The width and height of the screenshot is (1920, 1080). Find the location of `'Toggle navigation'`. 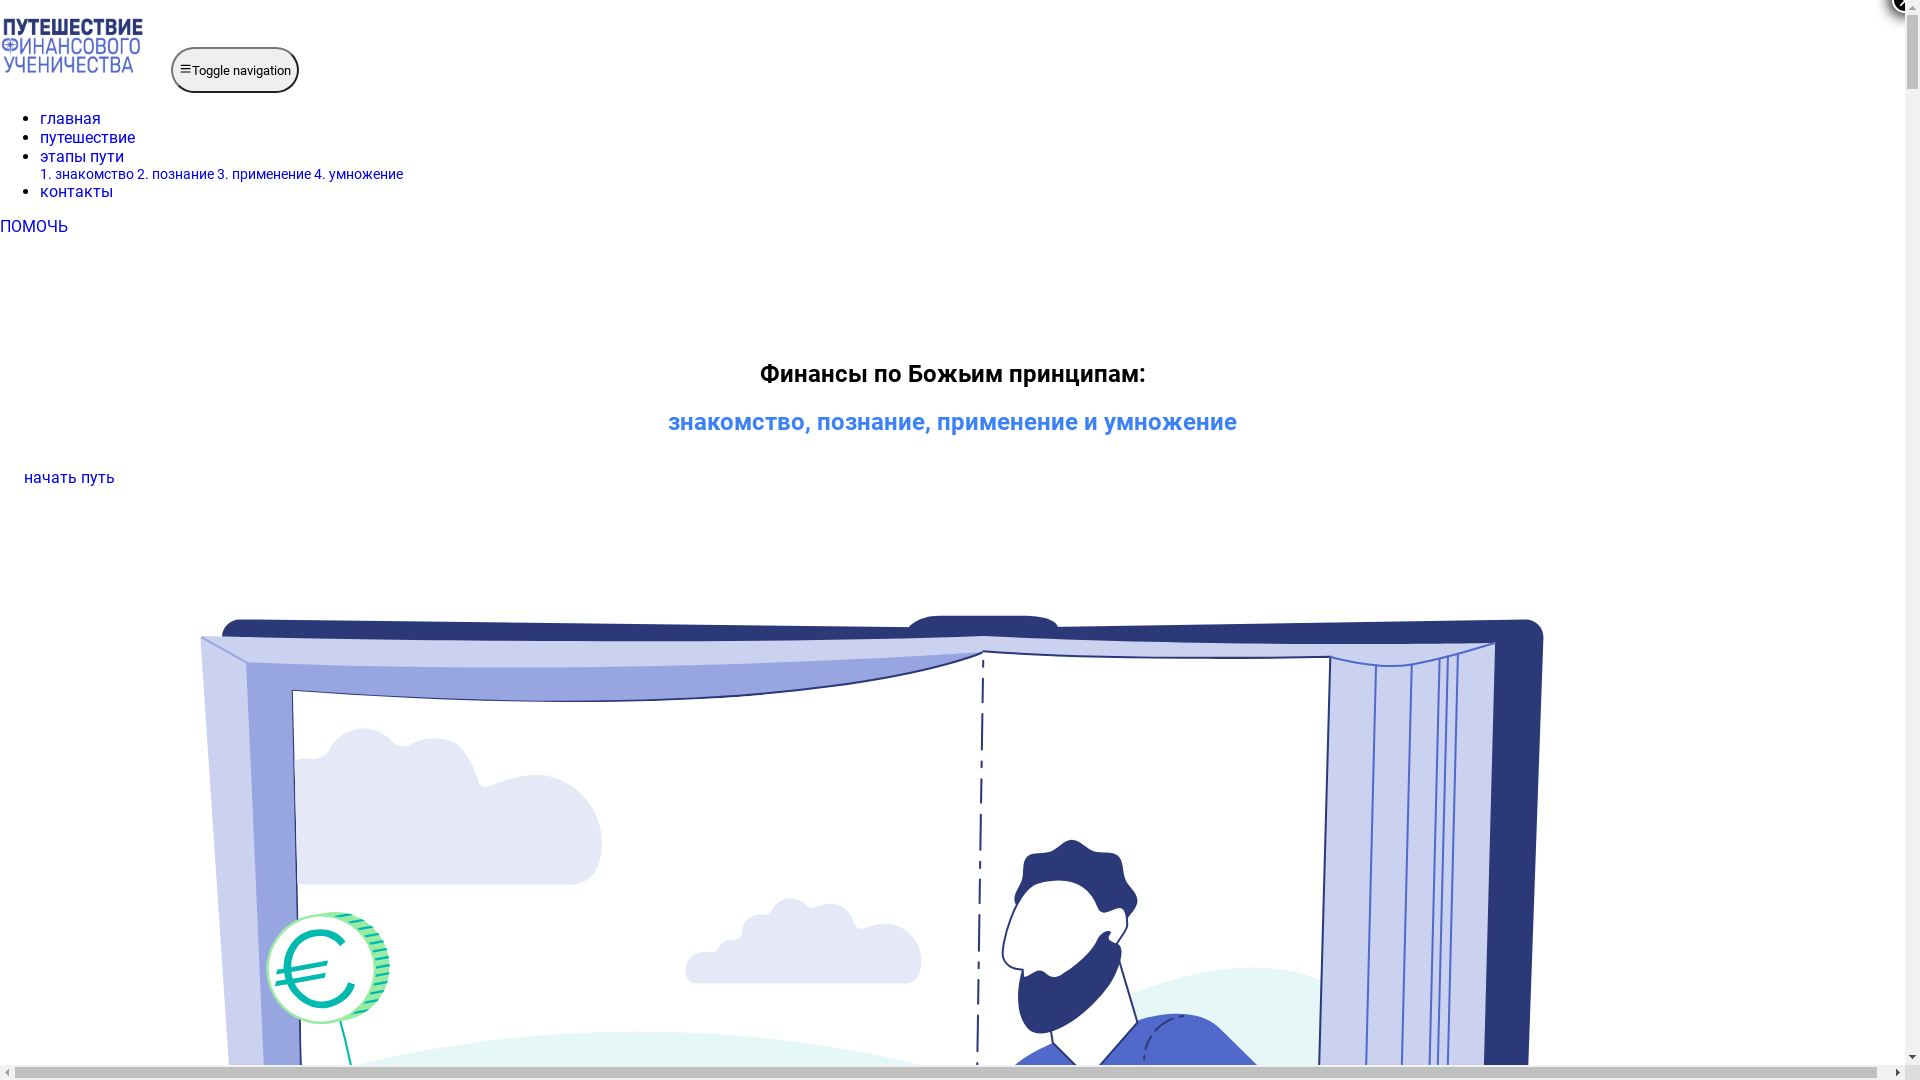

'Toggle navigation' is located at coordinates (235, 68).